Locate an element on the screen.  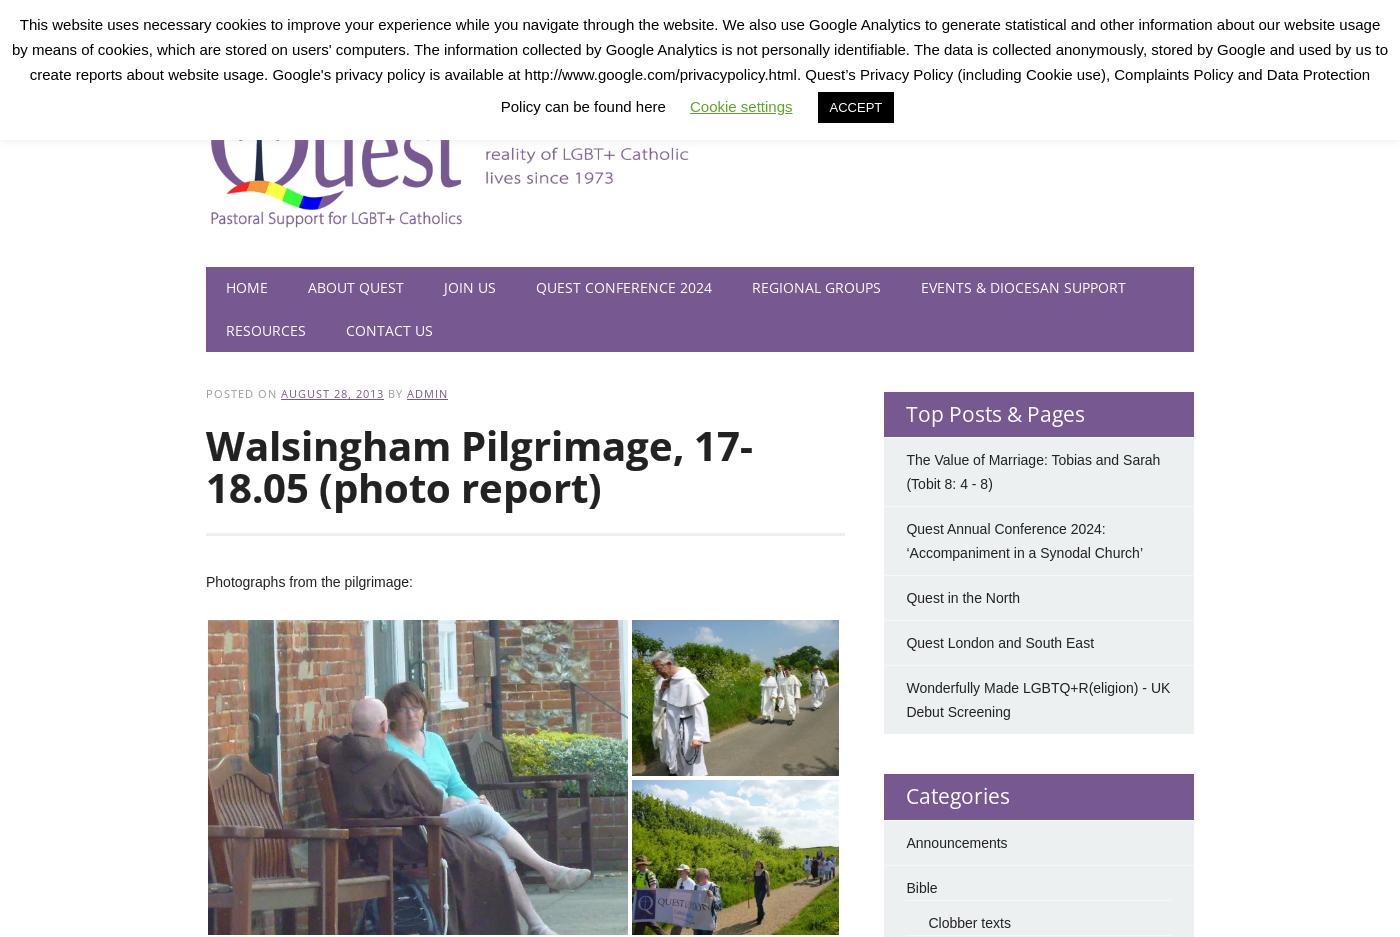
'Resources' is located at coordinates (266, 329).